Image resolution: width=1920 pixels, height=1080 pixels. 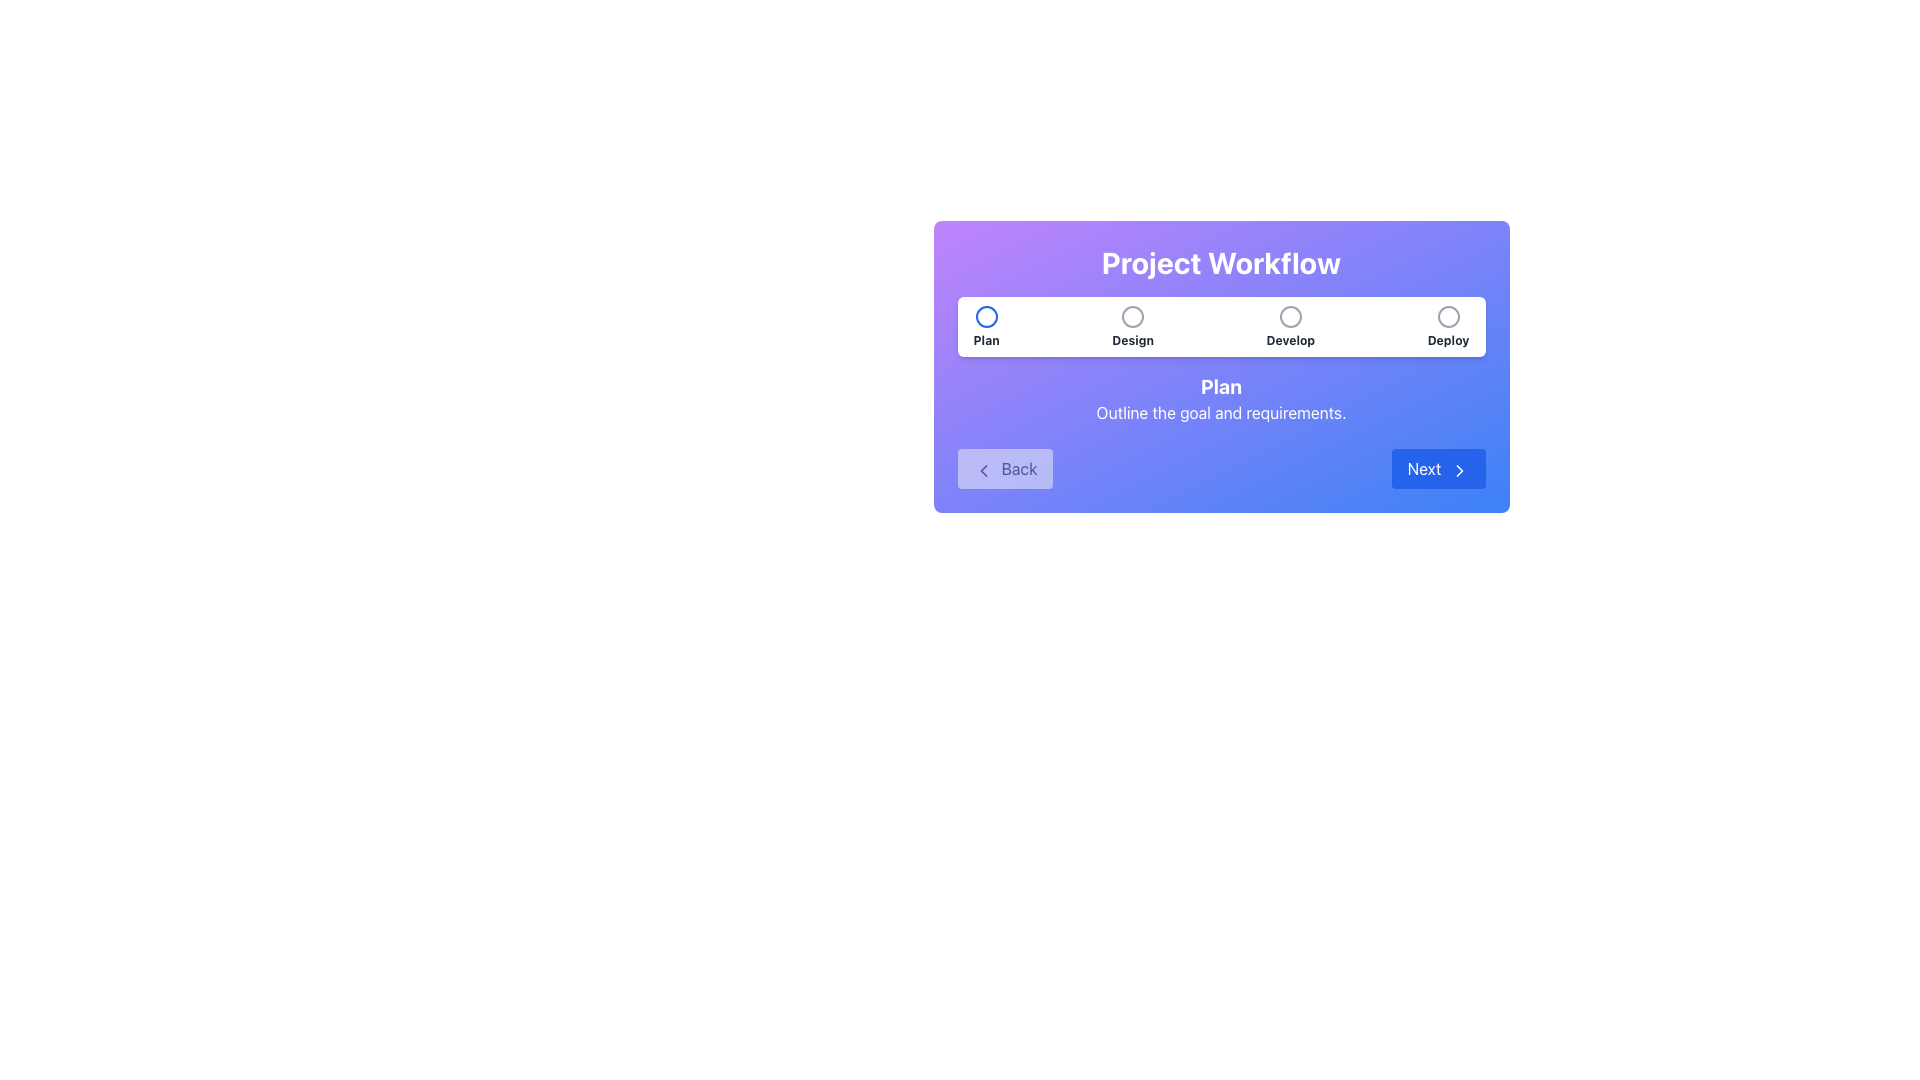 What do you see at coordinates (1220, 398) in the screenshot?
I see `text in the description block located below the step navigation component in the 'Project Workflow' card` at bounding box center [1220, 398].